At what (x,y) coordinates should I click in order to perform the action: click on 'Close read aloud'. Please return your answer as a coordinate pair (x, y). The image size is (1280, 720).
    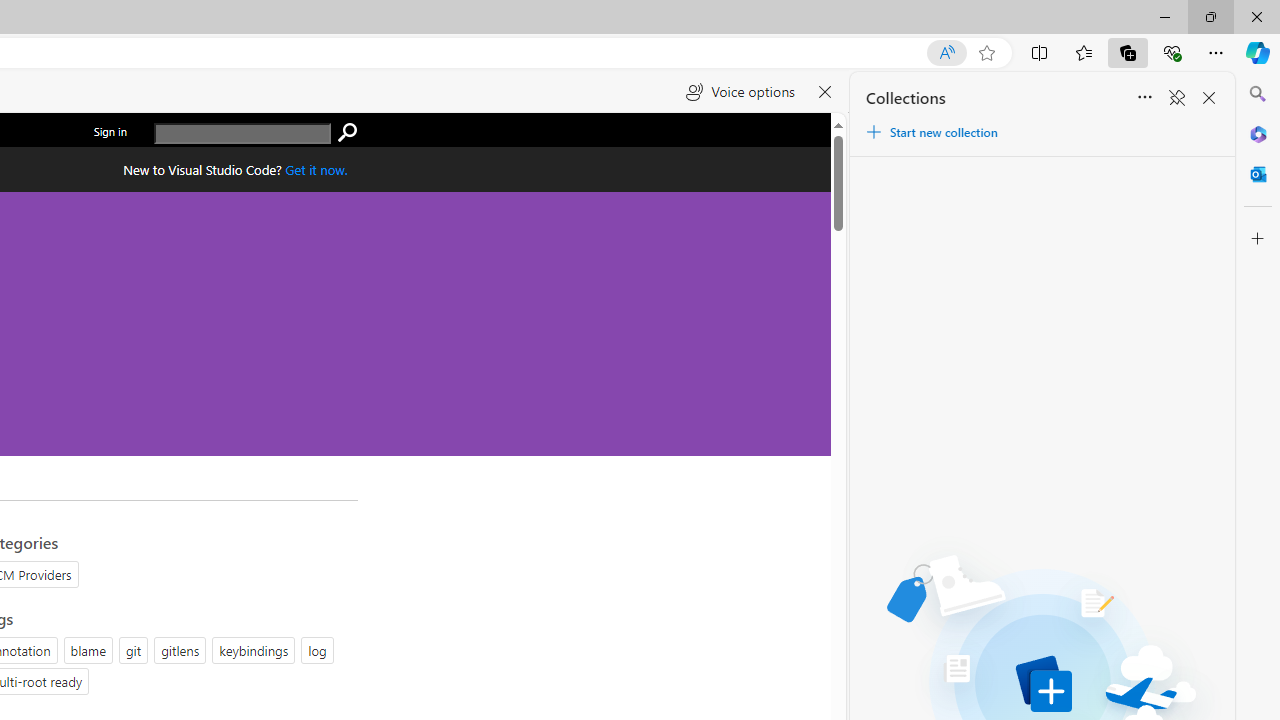
    Looking at the image, I should click on (825, 92).